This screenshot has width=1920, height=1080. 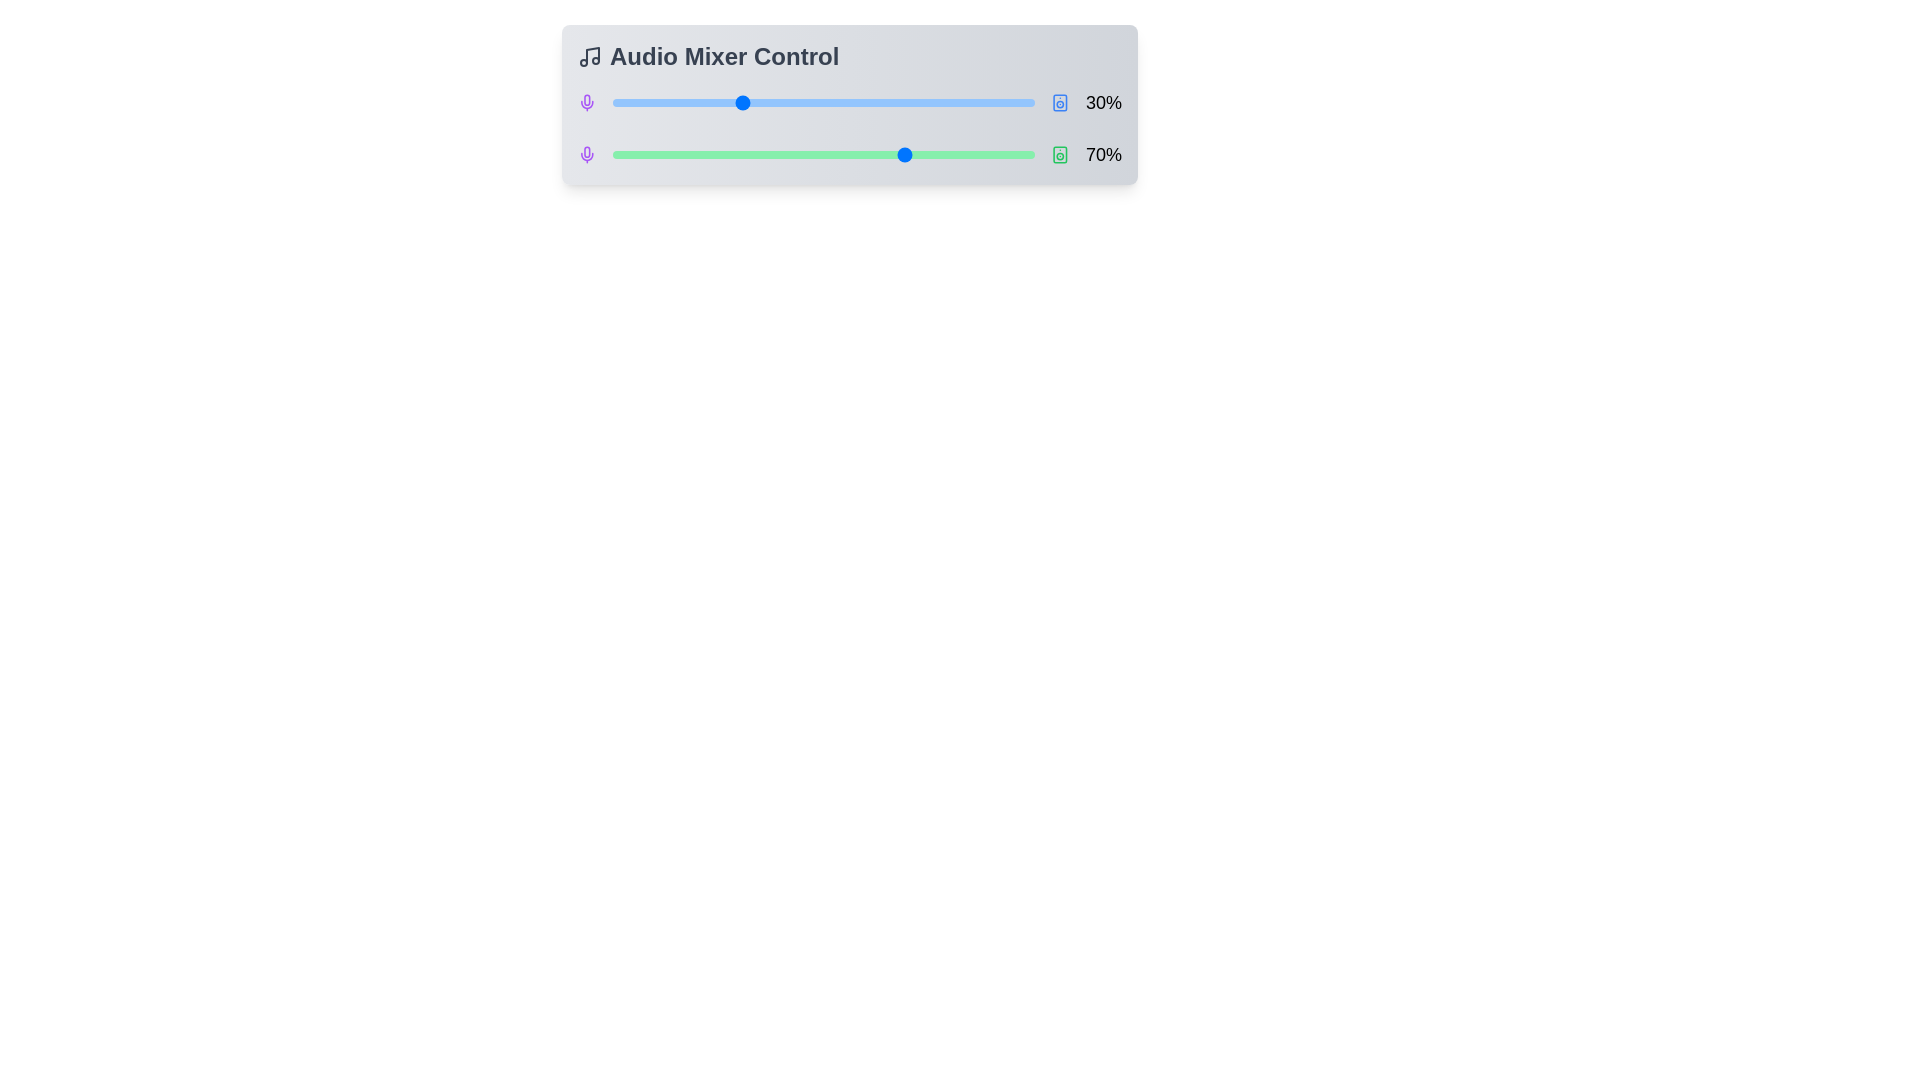 I want to click on the slider, so click(x=865, y=103).